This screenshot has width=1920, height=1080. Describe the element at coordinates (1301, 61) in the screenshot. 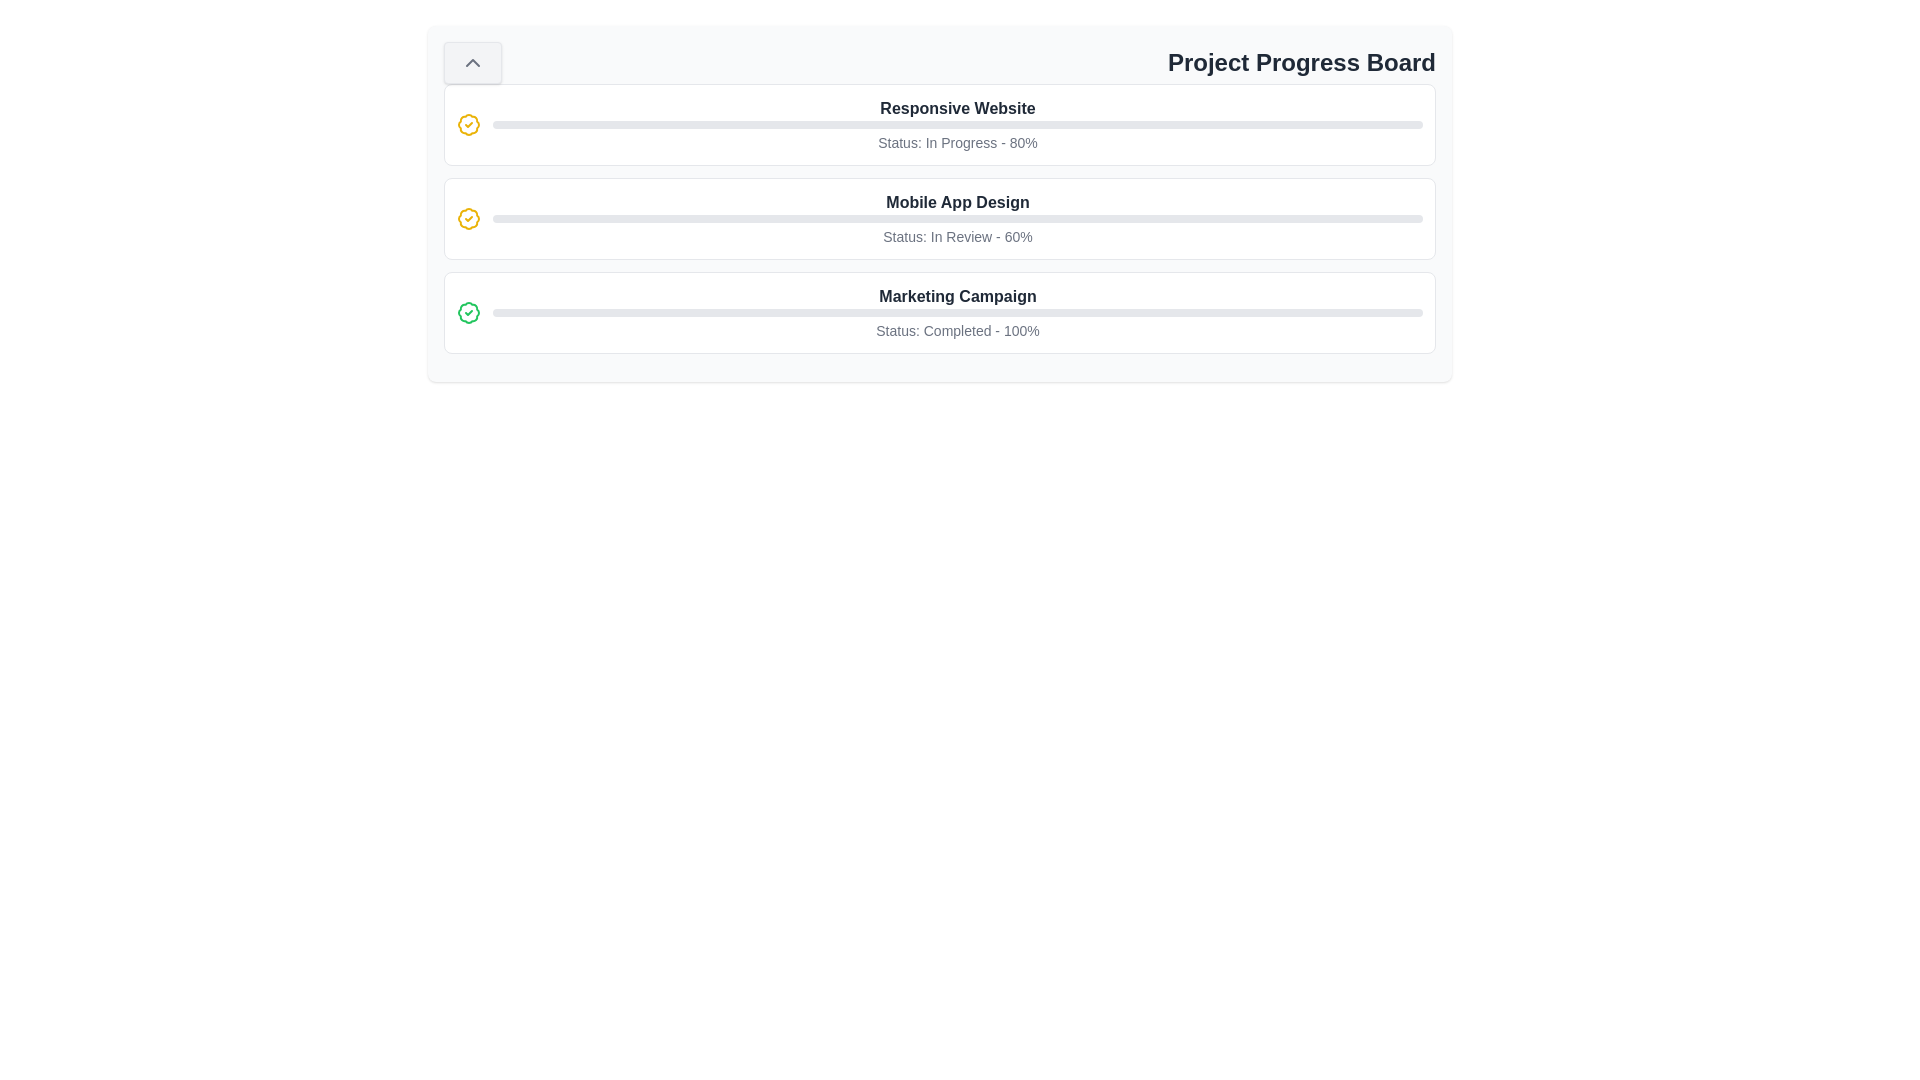

I see `the large, bold, dark-colored text label reading 'Project Progress Board' located in the upper-right section of the interface` at that location.